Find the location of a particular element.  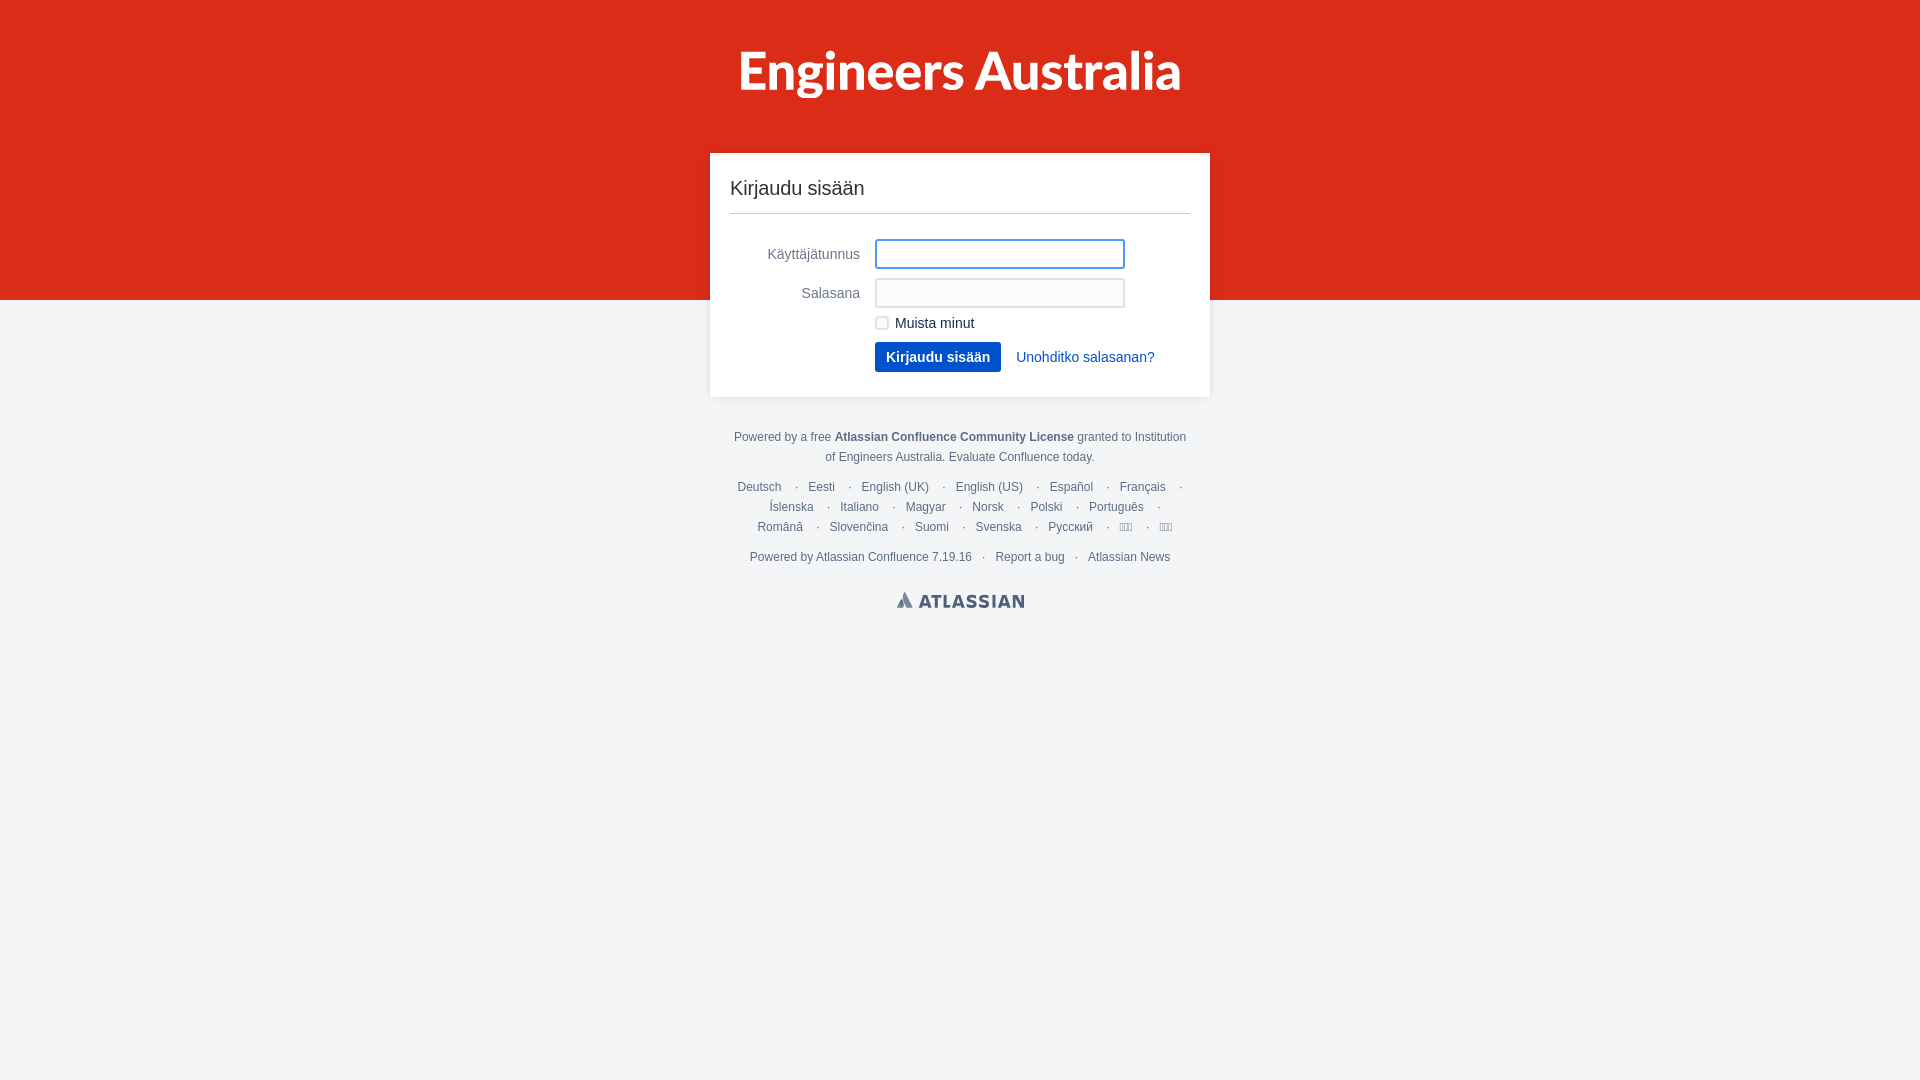

'Evaluate Confluence today' is located at coordinates (1020, 456).